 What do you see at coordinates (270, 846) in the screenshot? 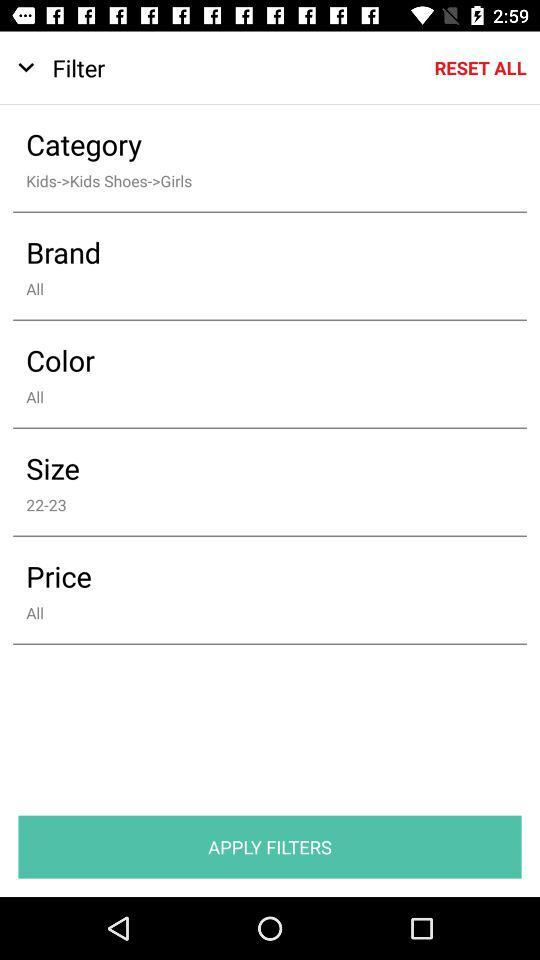
I see `the apply filters icon` at bounding box center [270, 846].